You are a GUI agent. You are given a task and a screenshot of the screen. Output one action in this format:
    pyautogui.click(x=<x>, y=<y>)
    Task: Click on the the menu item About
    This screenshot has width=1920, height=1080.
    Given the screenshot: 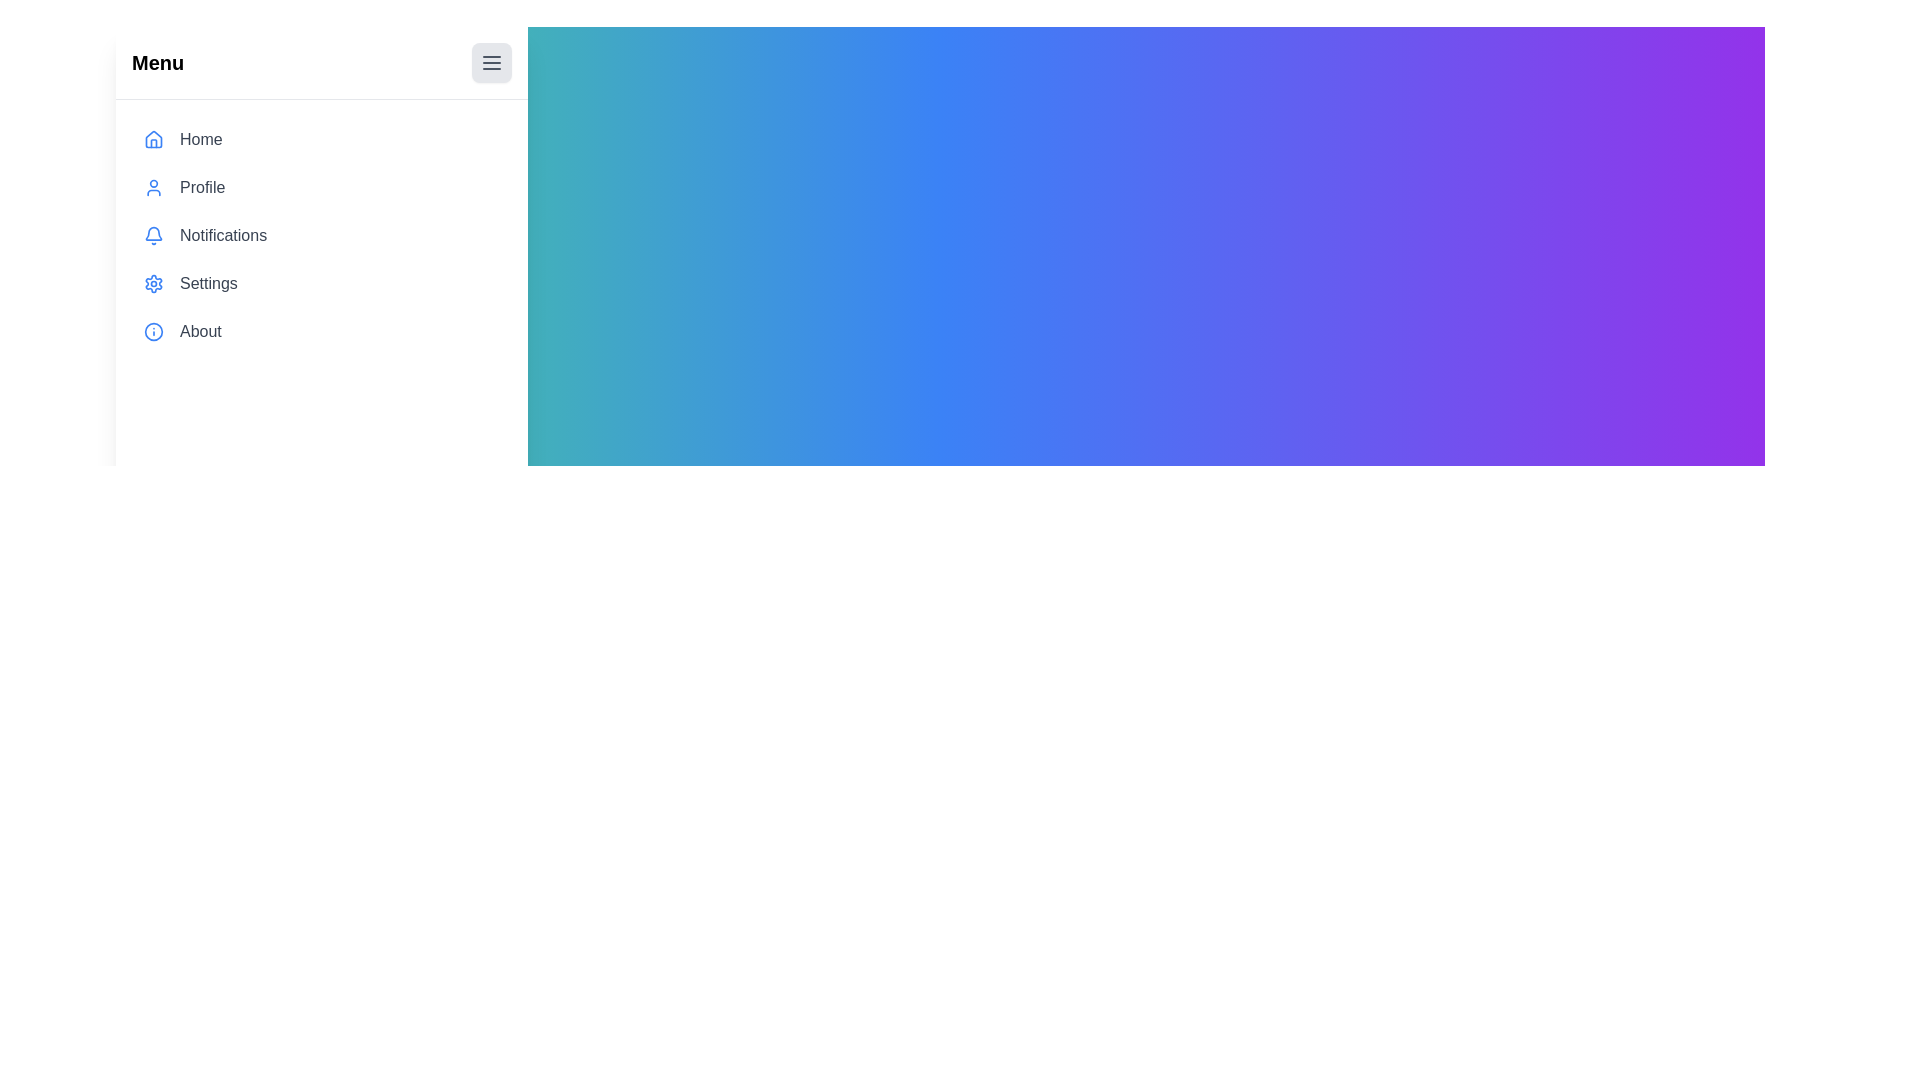 What is the action you would take?
    pyautogui.click(x=322, y=330)
    